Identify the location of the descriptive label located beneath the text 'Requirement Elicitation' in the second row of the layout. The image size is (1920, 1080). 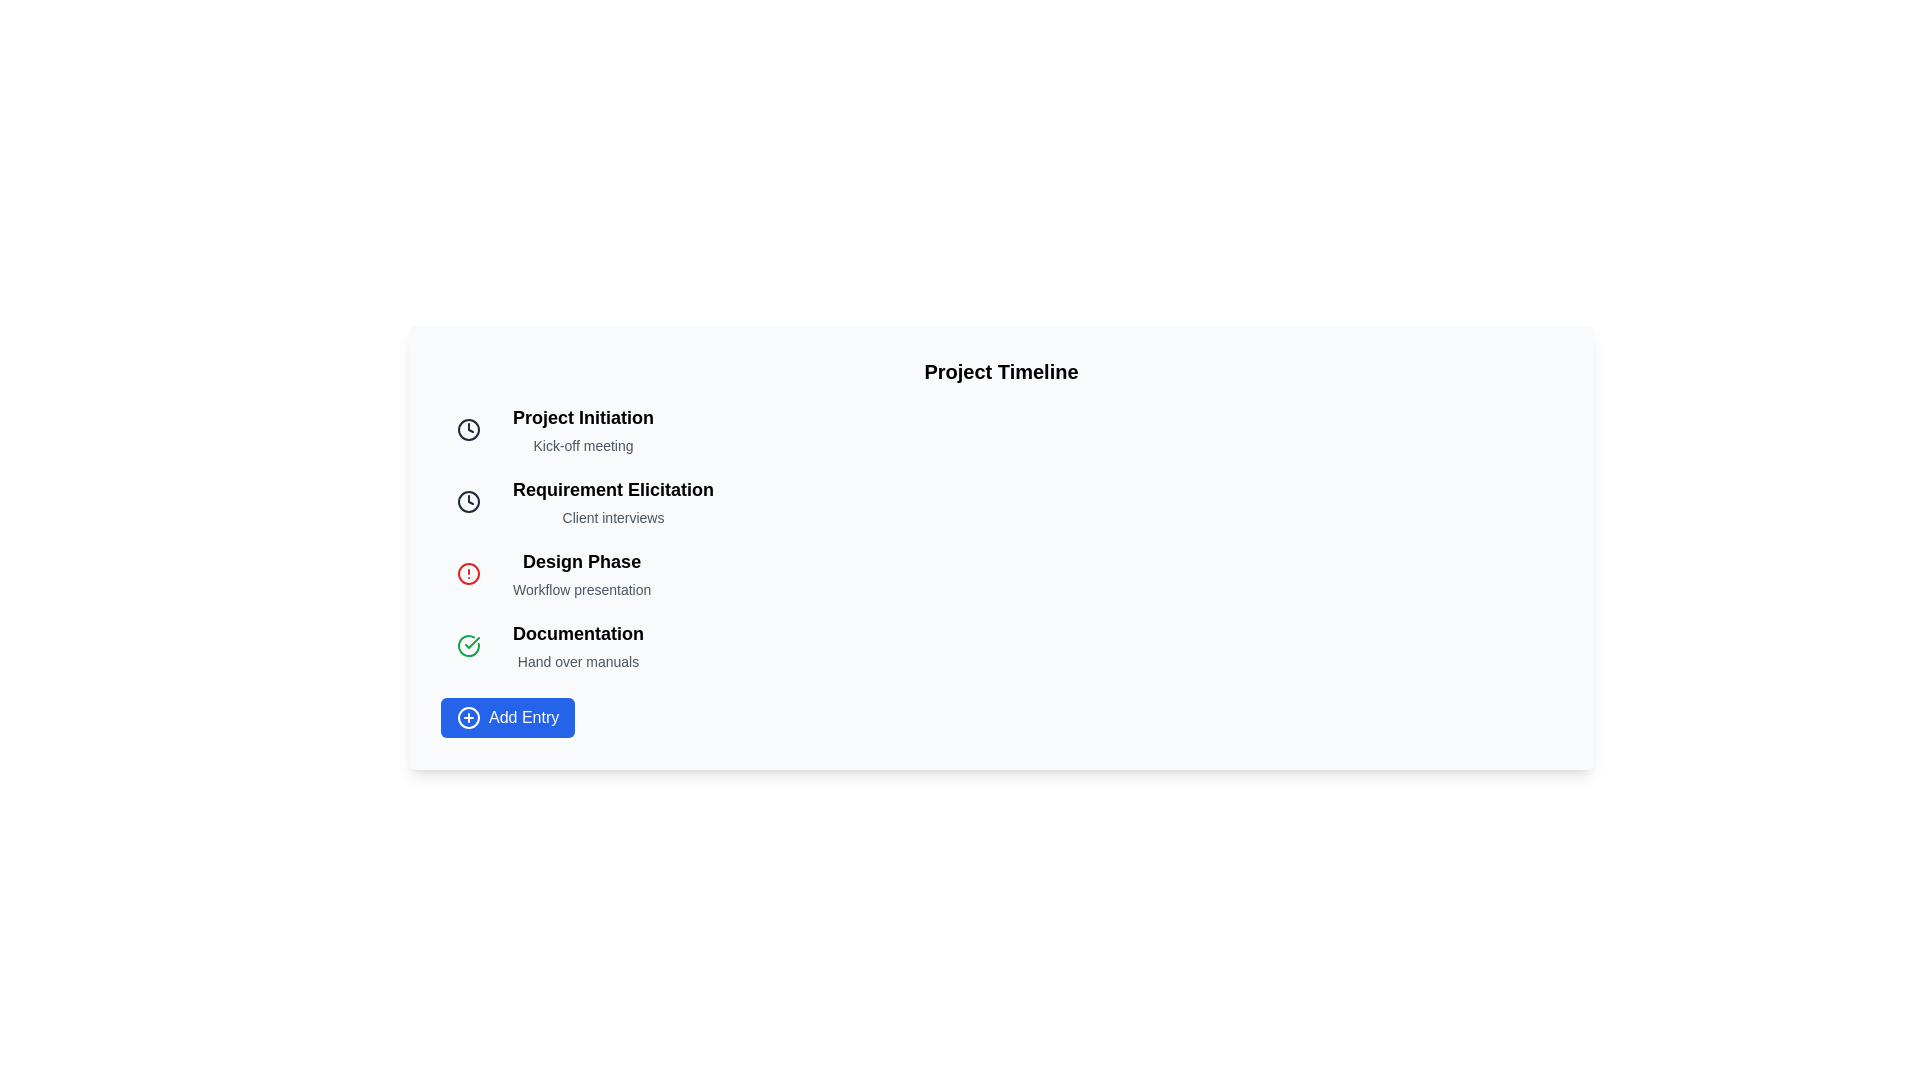
(612, 516).